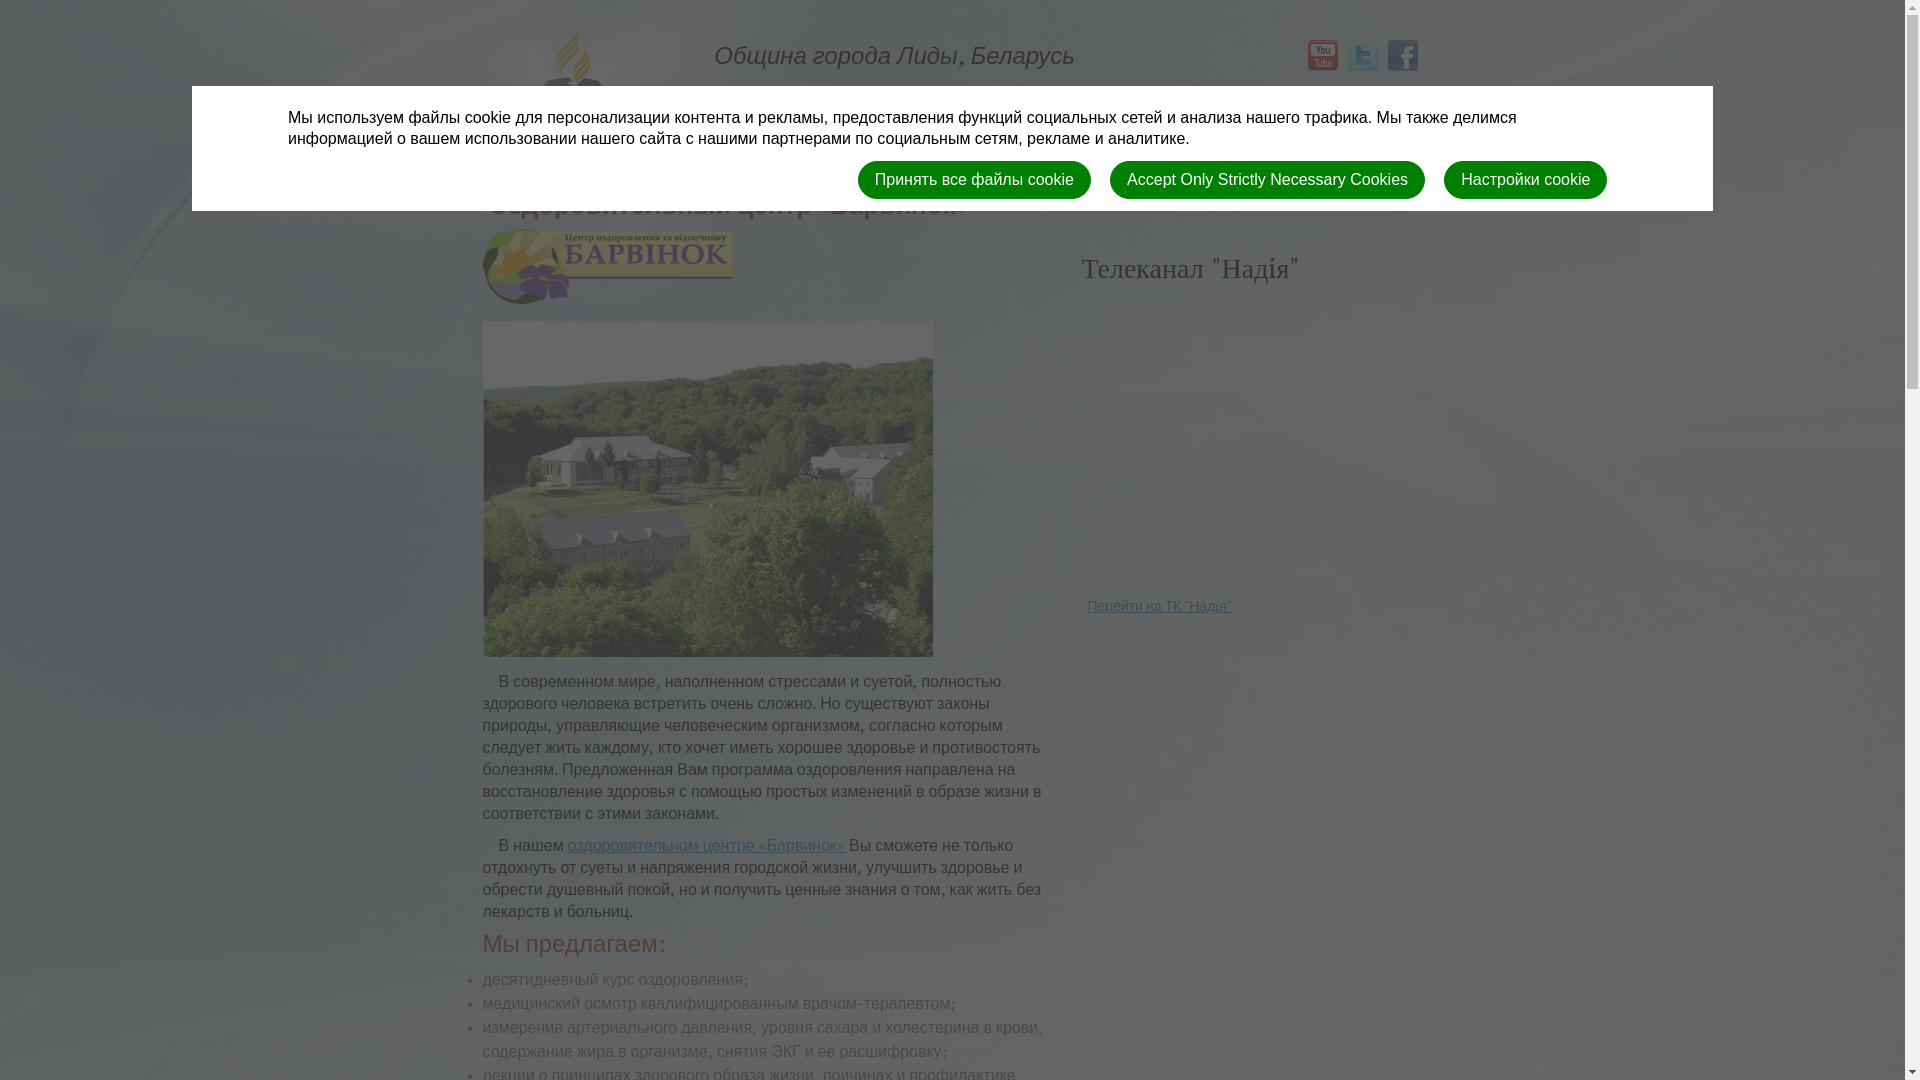 This screenshot has width=1920, height=1080. What do you see at coordinates (1320, 55) in the screenshot?
I see `'Youtube Channel'` at bounding box center [1320, 55].